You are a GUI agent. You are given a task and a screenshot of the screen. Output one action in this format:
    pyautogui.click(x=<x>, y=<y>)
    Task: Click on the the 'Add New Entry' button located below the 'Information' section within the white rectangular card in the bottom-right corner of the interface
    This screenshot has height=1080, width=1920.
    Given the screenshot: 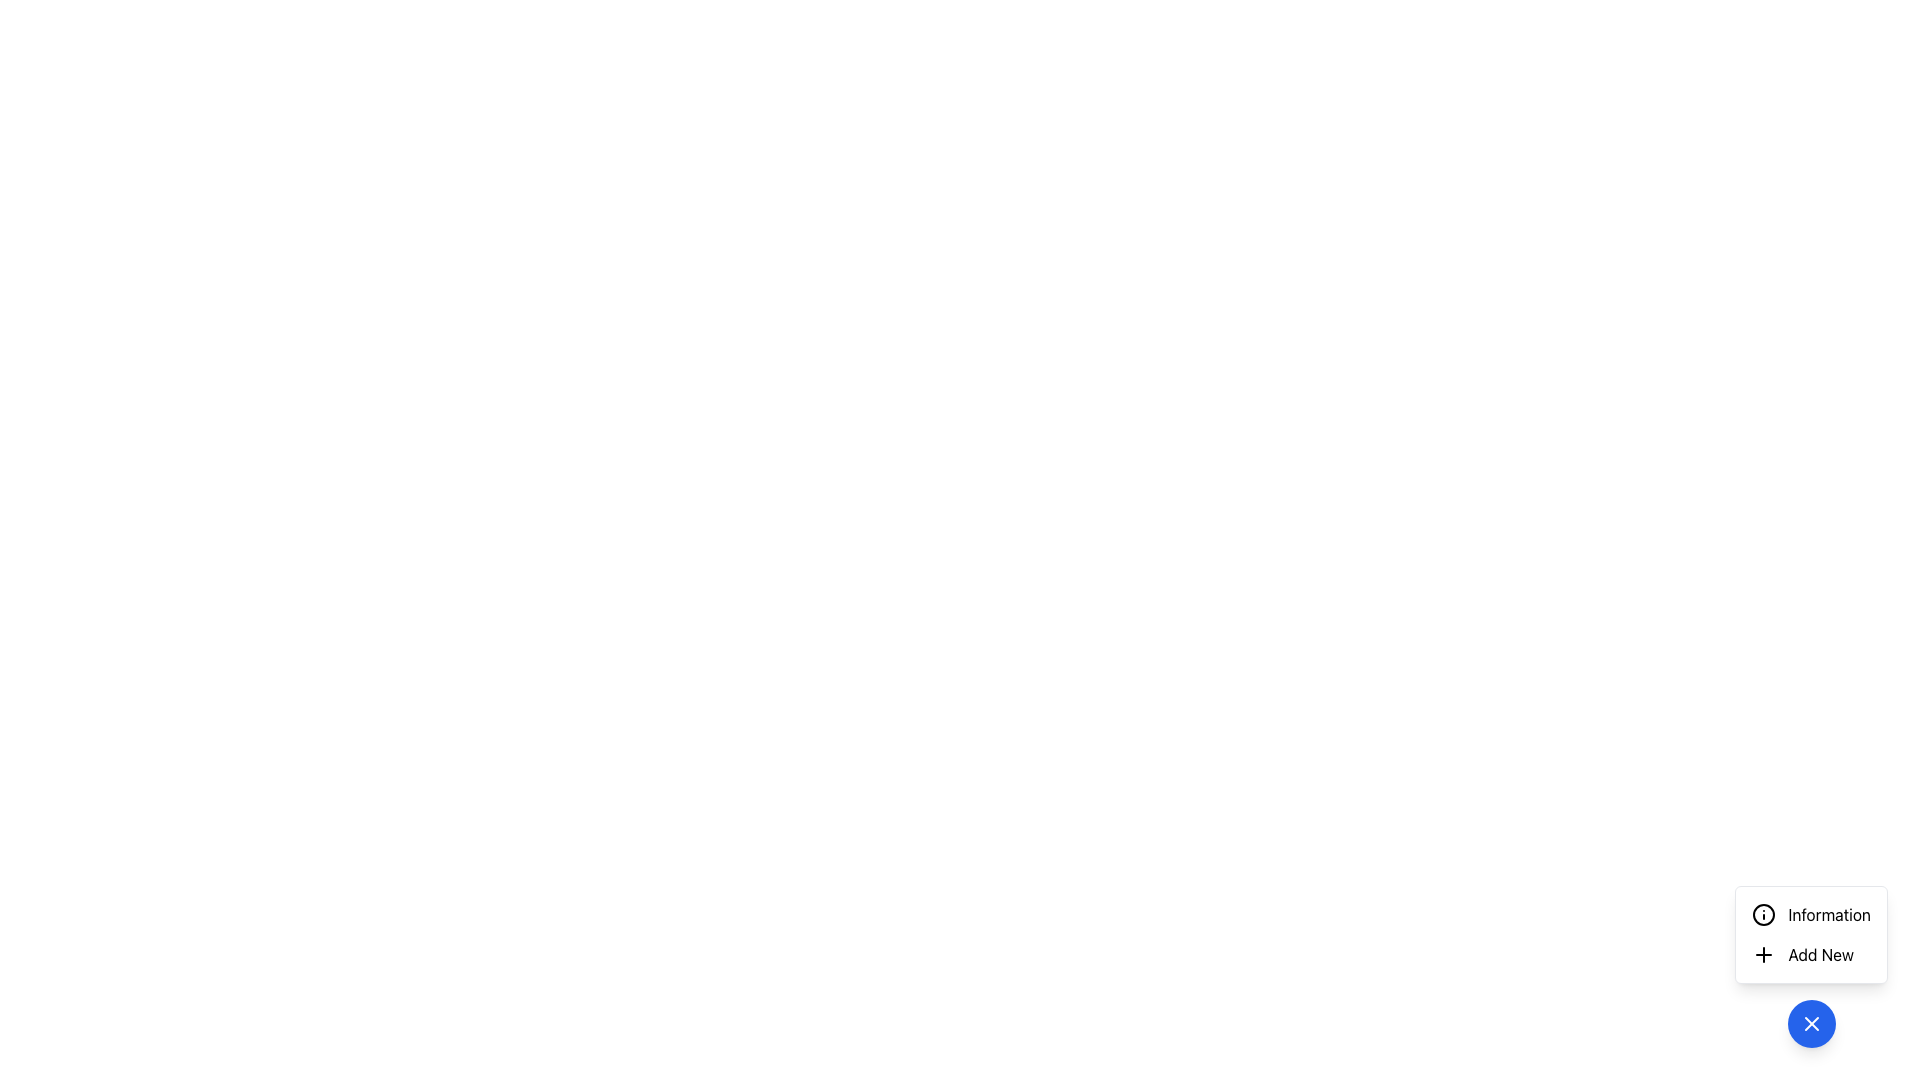 What is the action you would take?
    pyautogui.click(x=1803, y=954)
    